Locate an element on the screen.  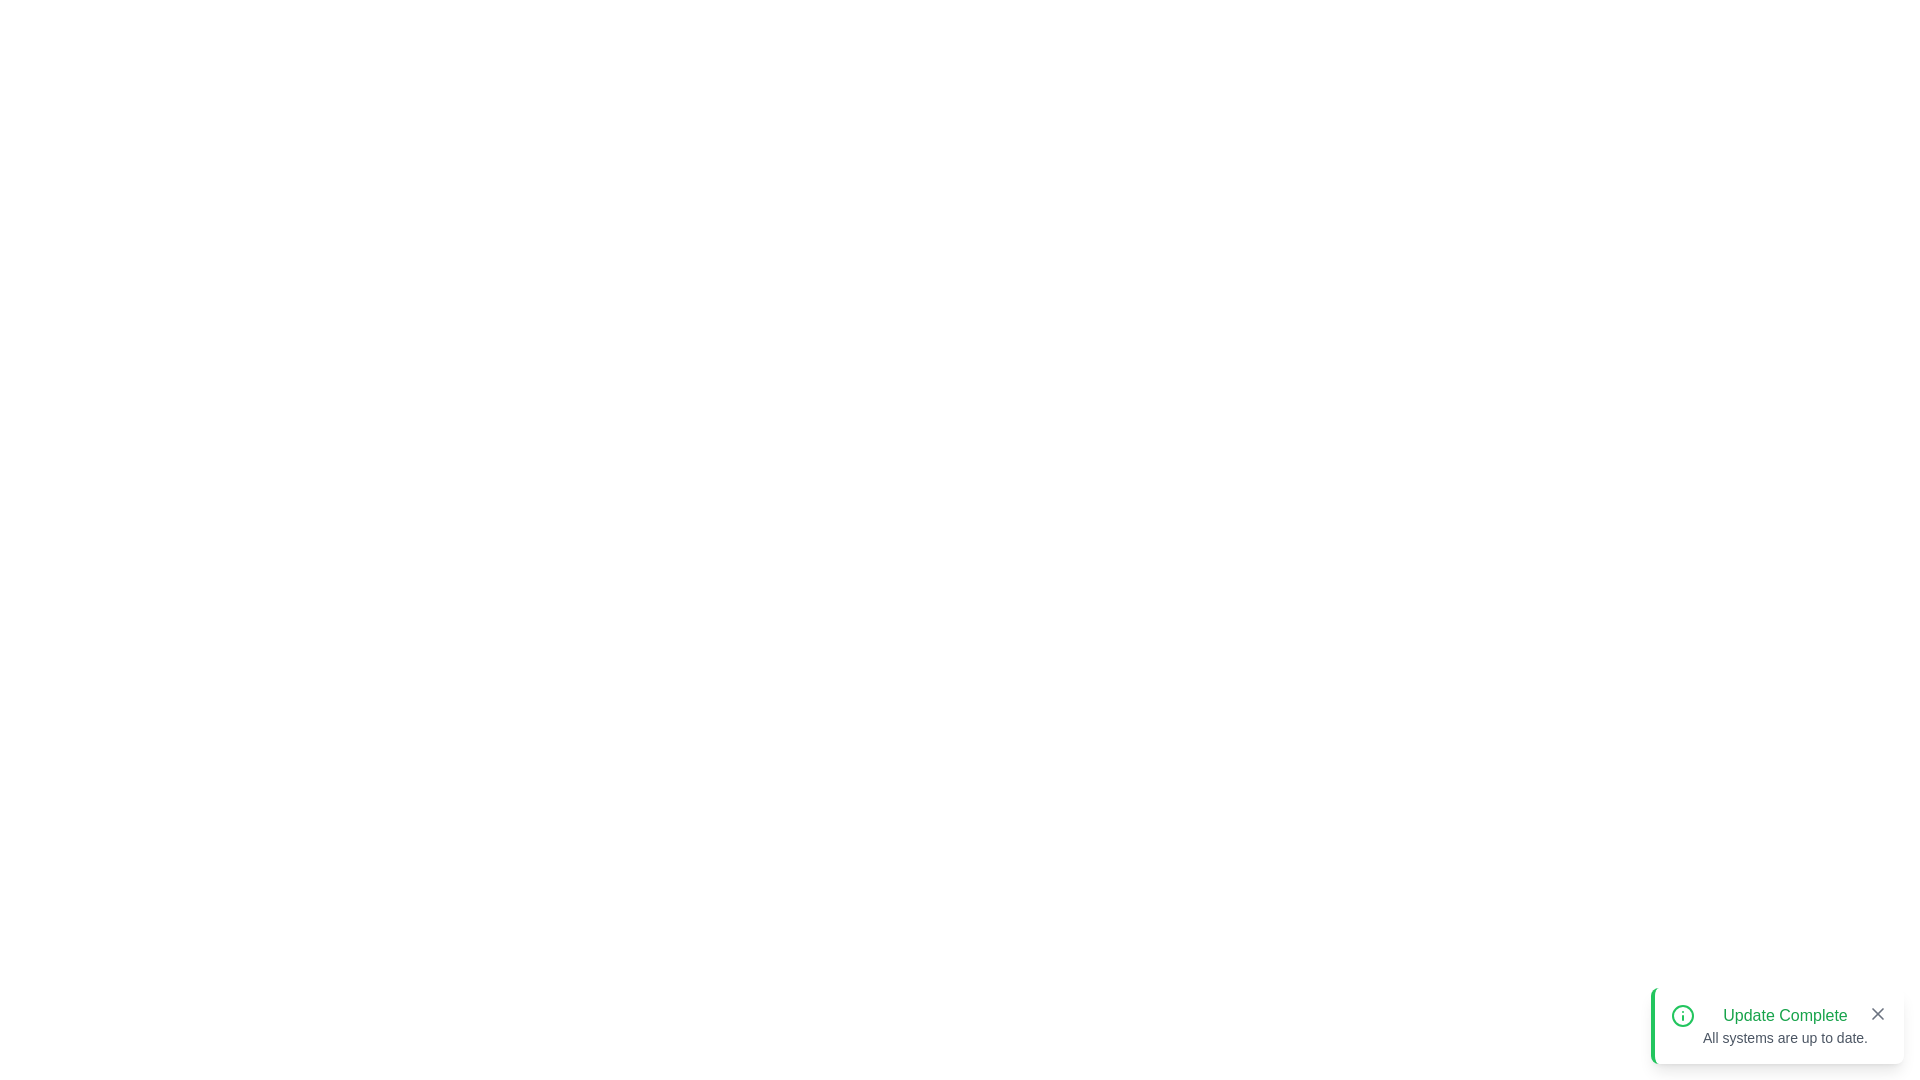
the notification icon to inspect it is located at coordinates (1682, 1015).